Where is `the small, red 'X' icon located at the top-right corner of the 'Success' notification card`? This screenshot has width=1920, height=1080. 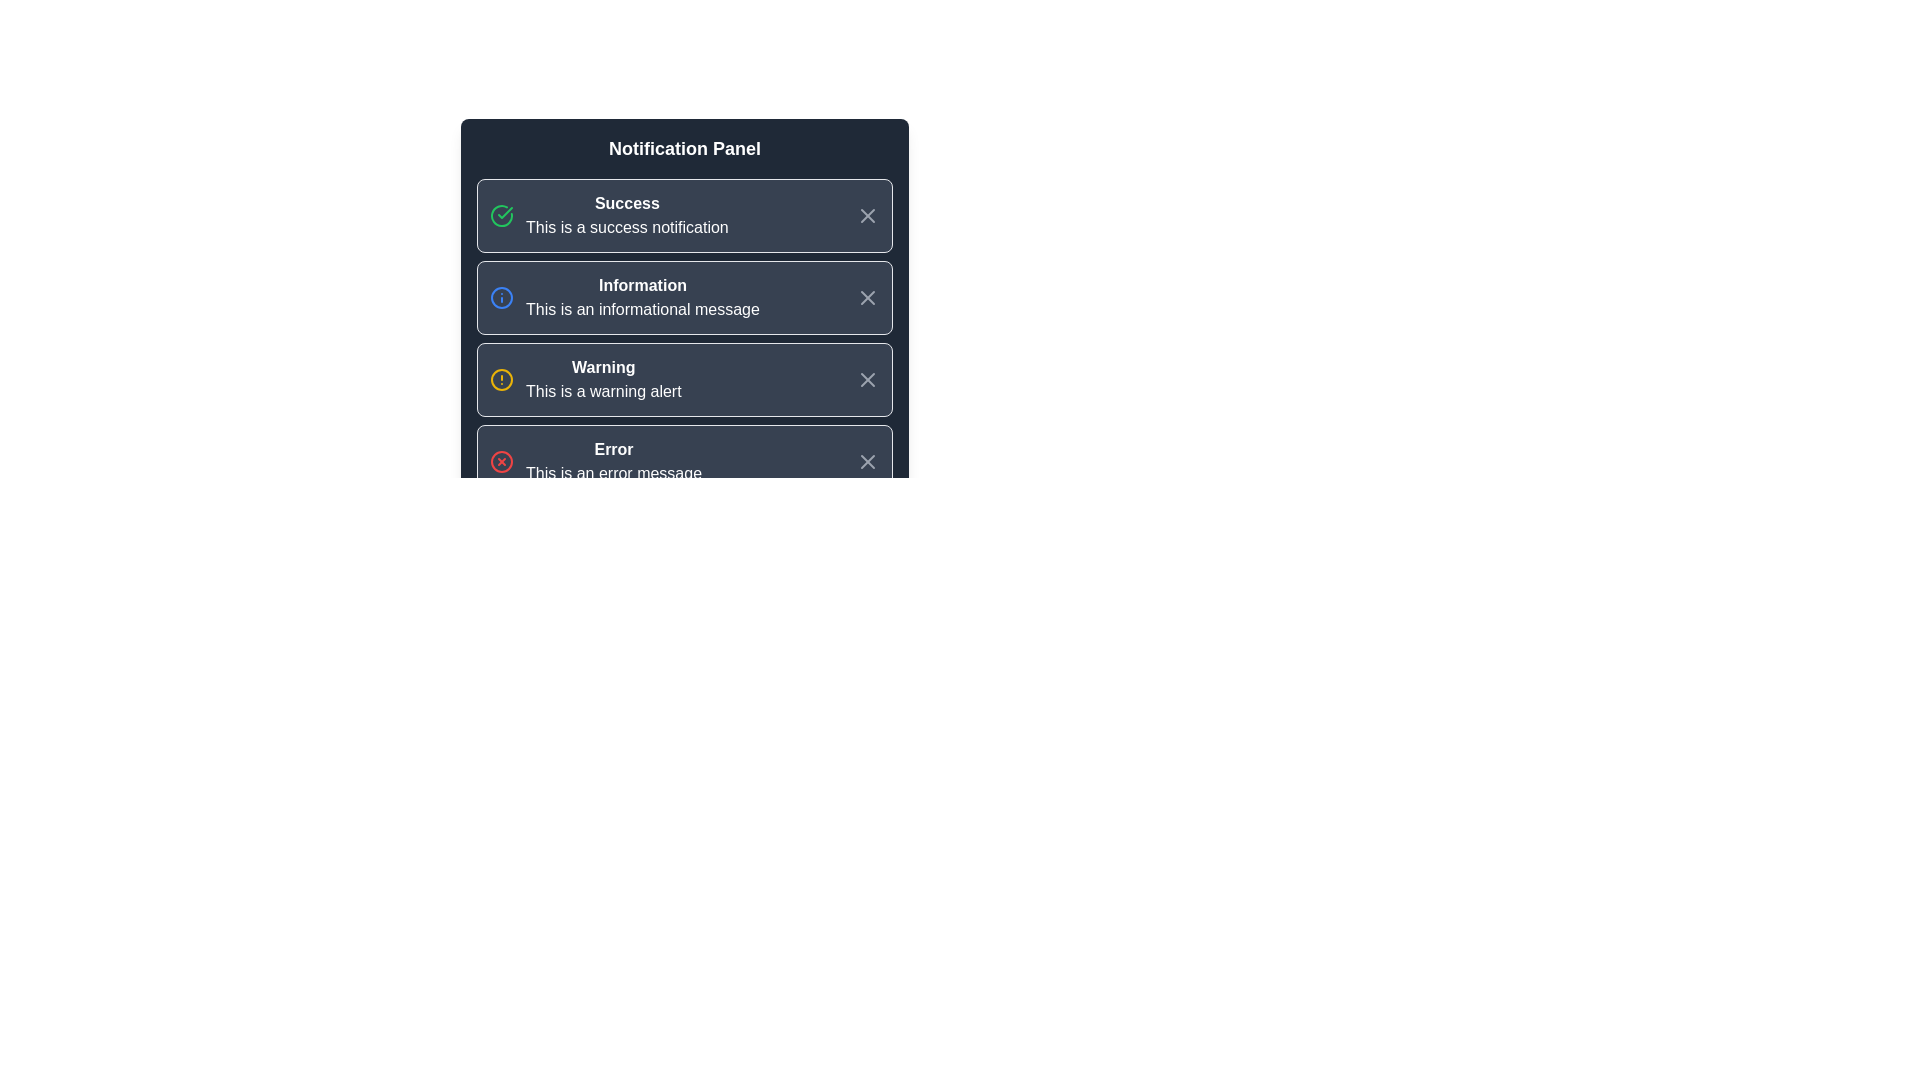
the small, red 'X' icon located at the top-right corner of the 'Success' notification card is located at coordinates (868, 216).